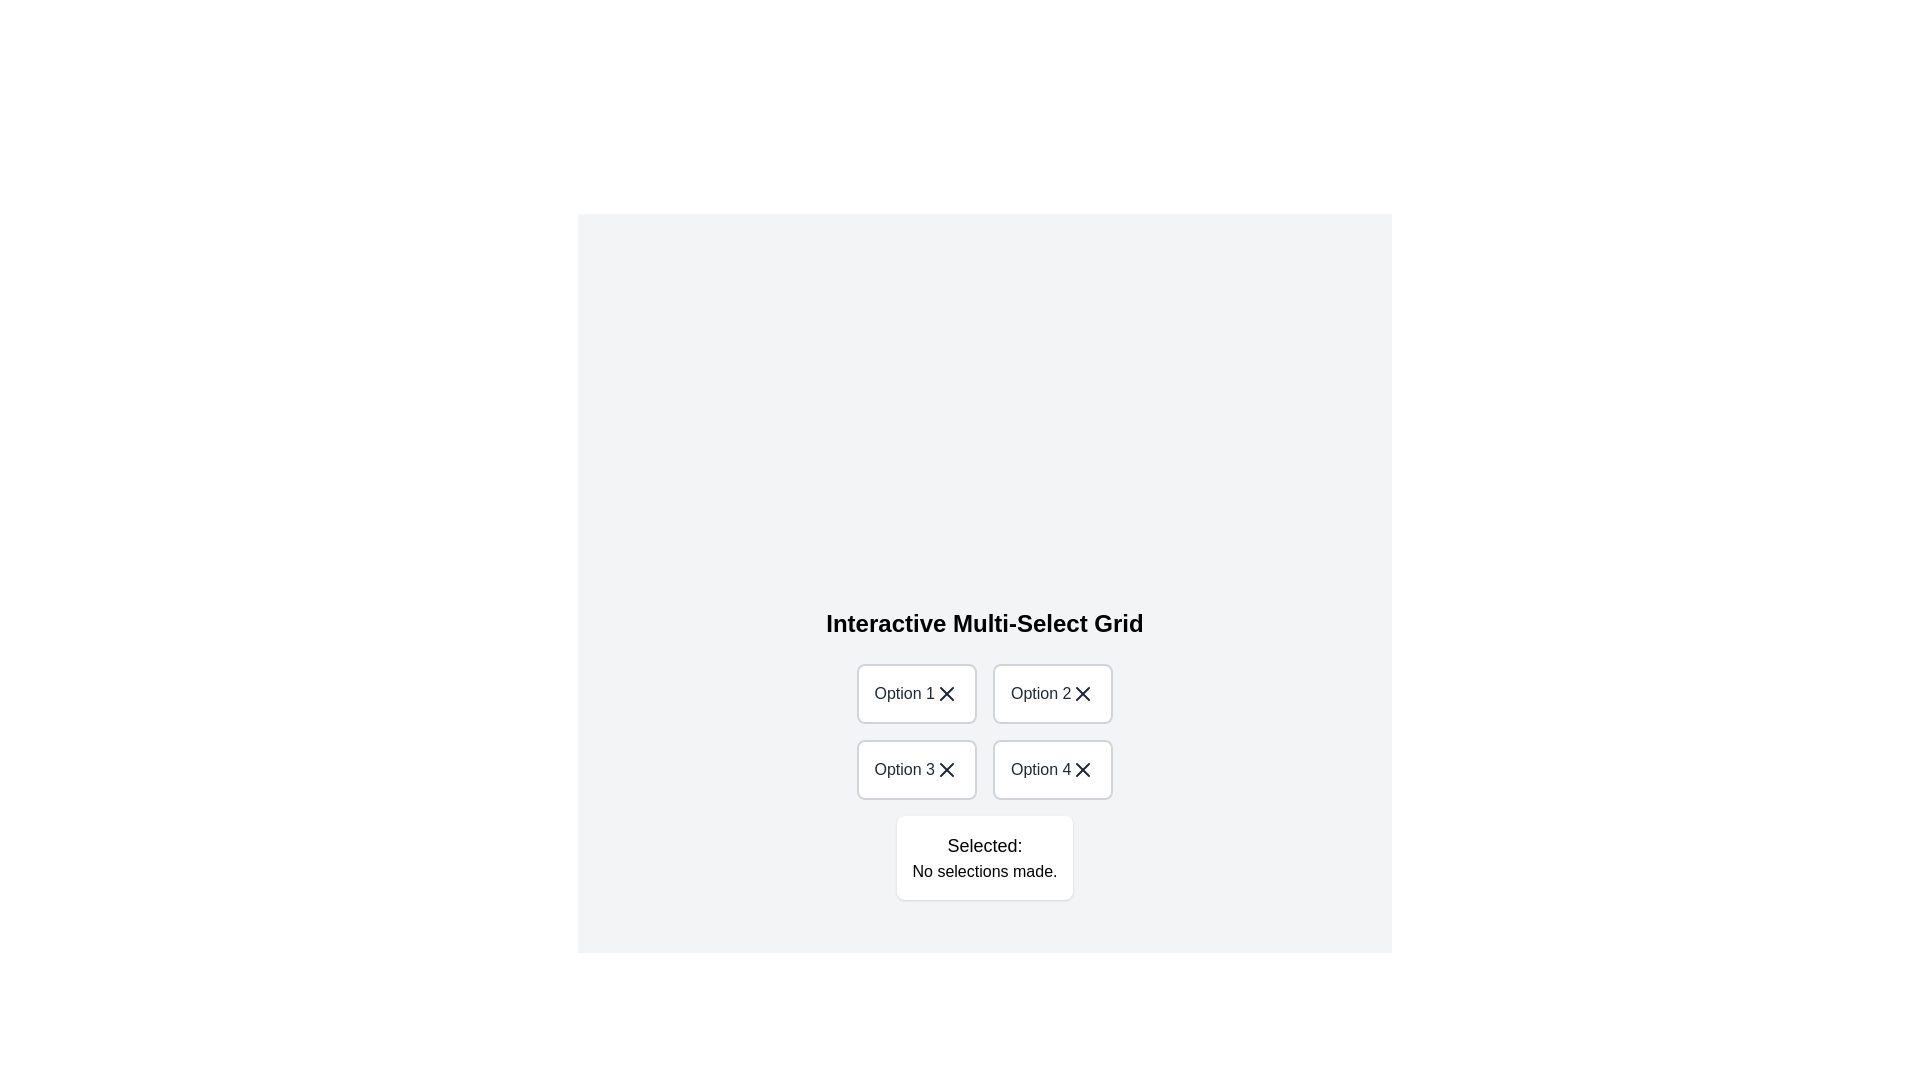  Describe the element at coordinates (915, 693) in the screenshot. I see `the option Option 1 by clicking on it` at that location.